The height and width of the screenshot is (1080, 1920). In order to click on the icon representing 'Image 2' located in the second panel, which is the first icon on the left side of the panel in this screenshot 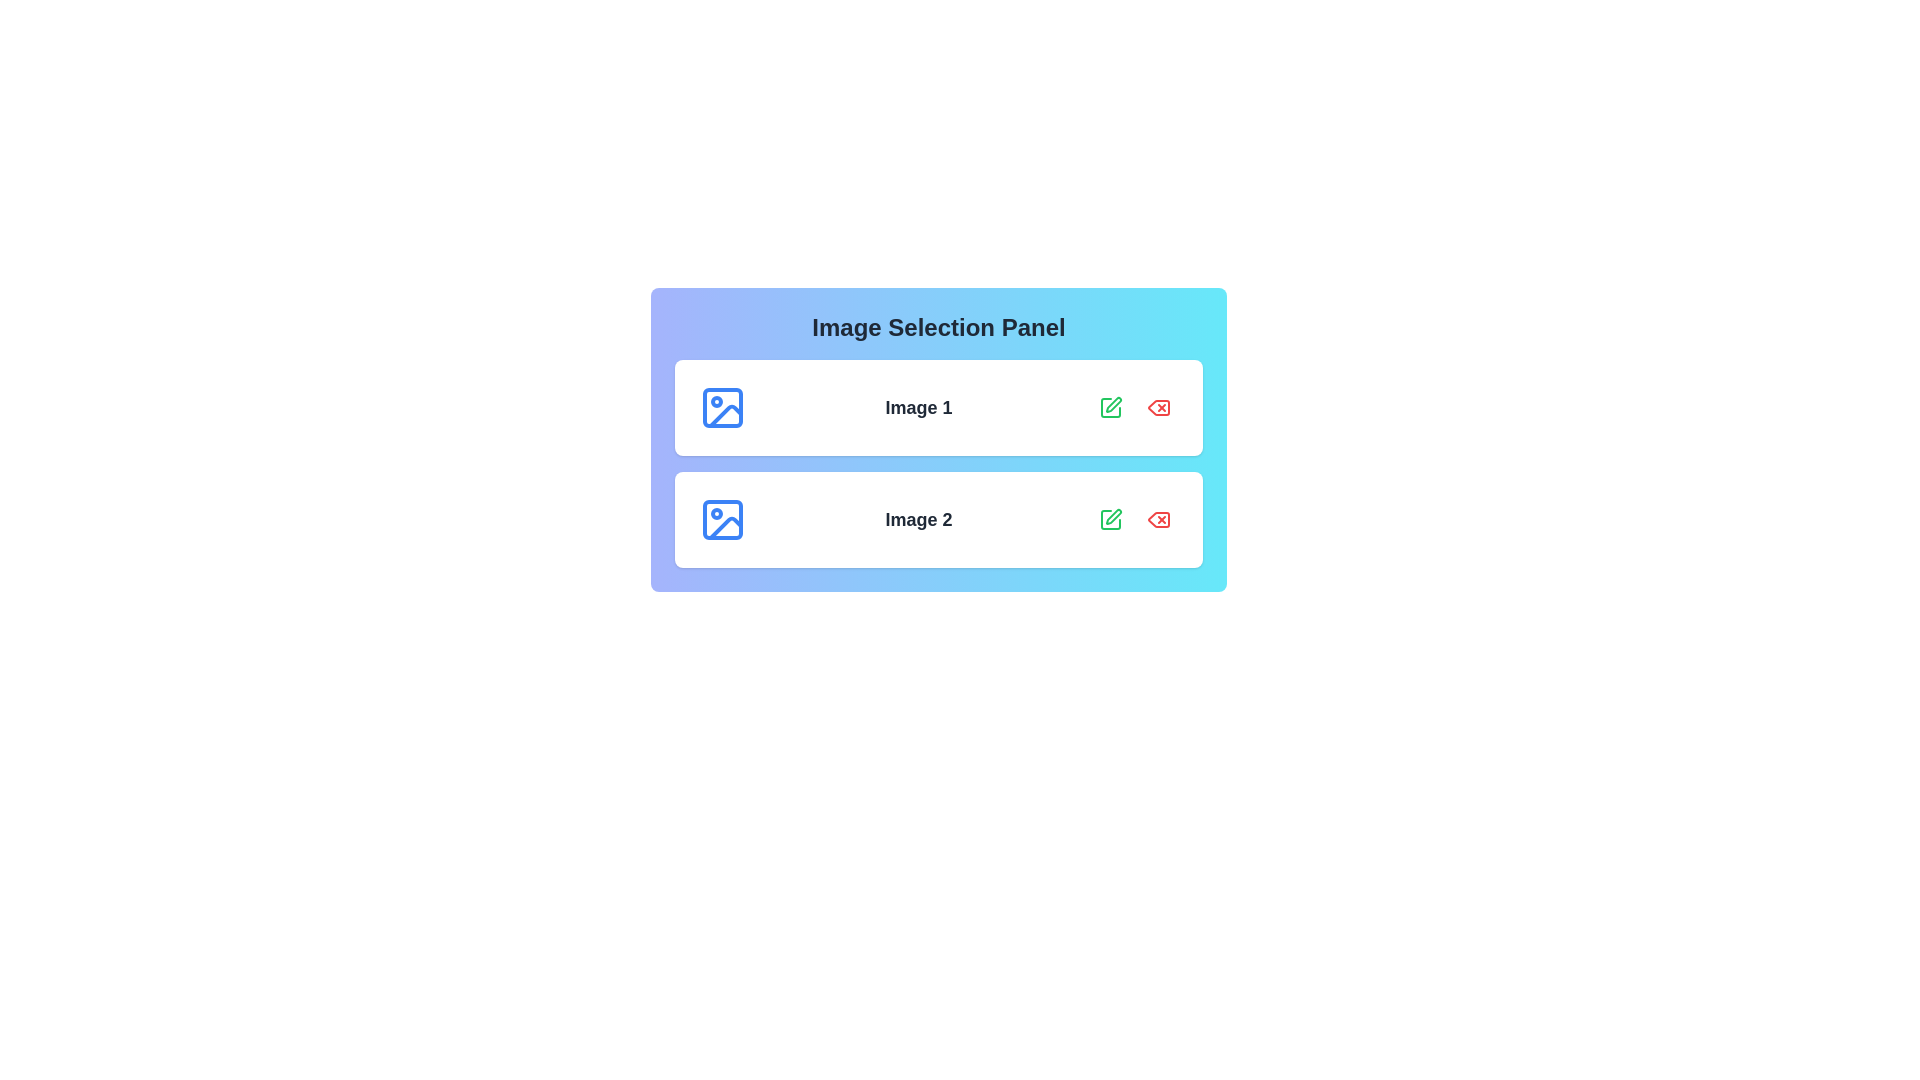, I will do `click(722, 519)`.